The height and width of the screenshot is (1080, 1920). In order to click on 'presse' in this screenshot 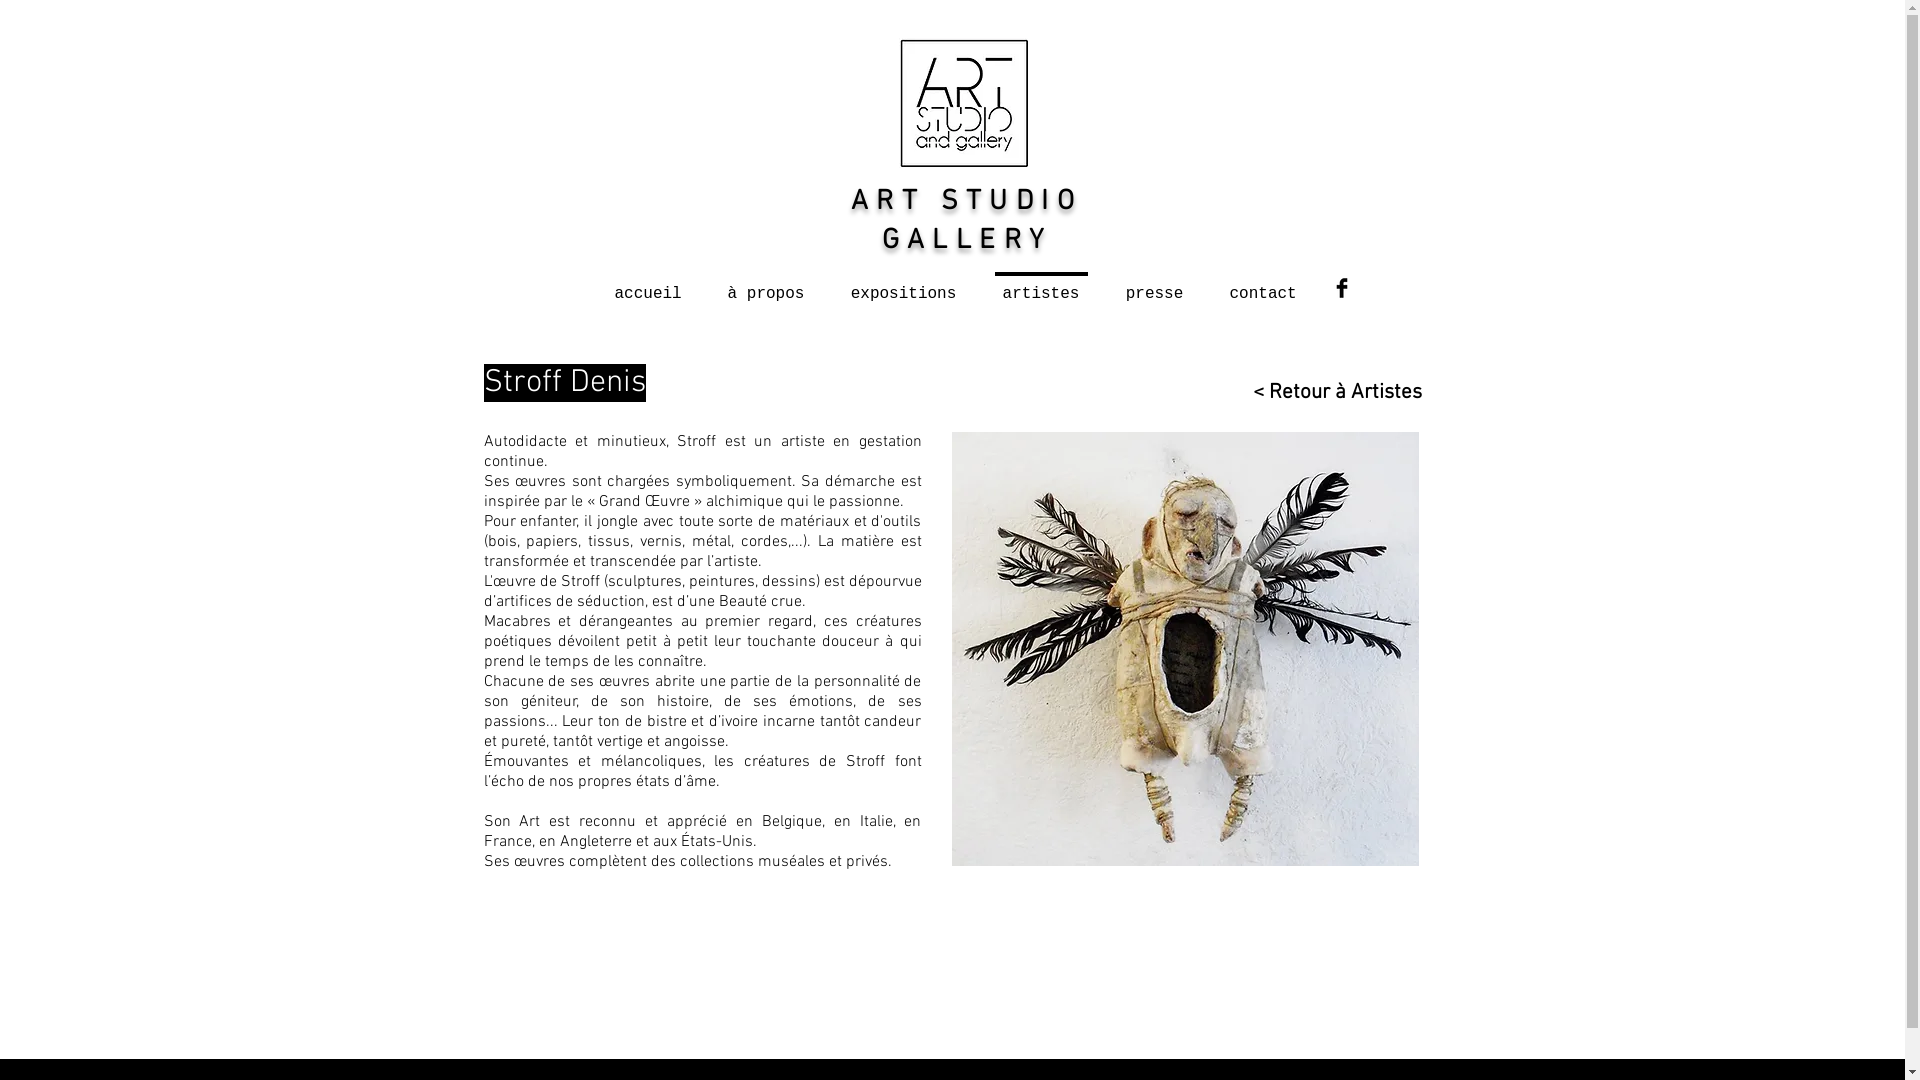, I will do `click(1101, 285)`.